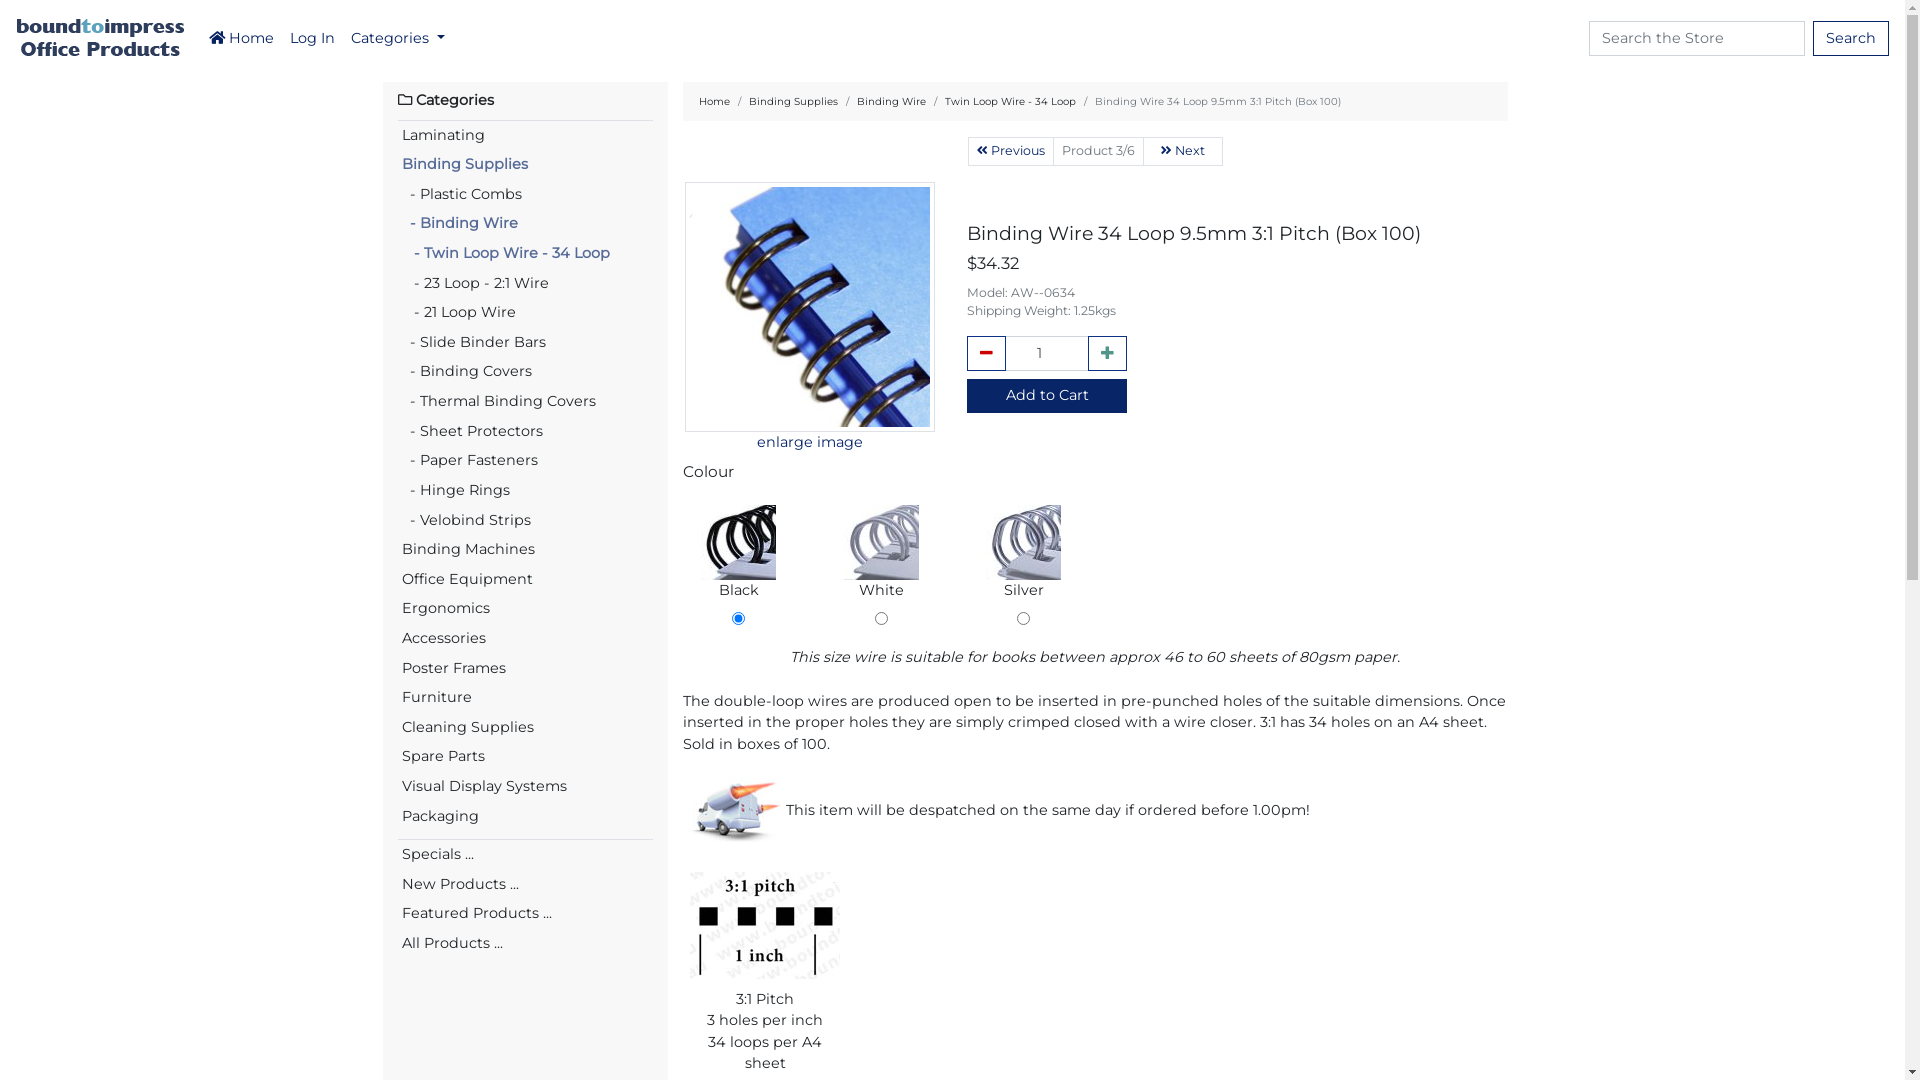 The width and height of the screenshot is (1920, 1080). I want to click on 'Packaging', so click(525, 817).